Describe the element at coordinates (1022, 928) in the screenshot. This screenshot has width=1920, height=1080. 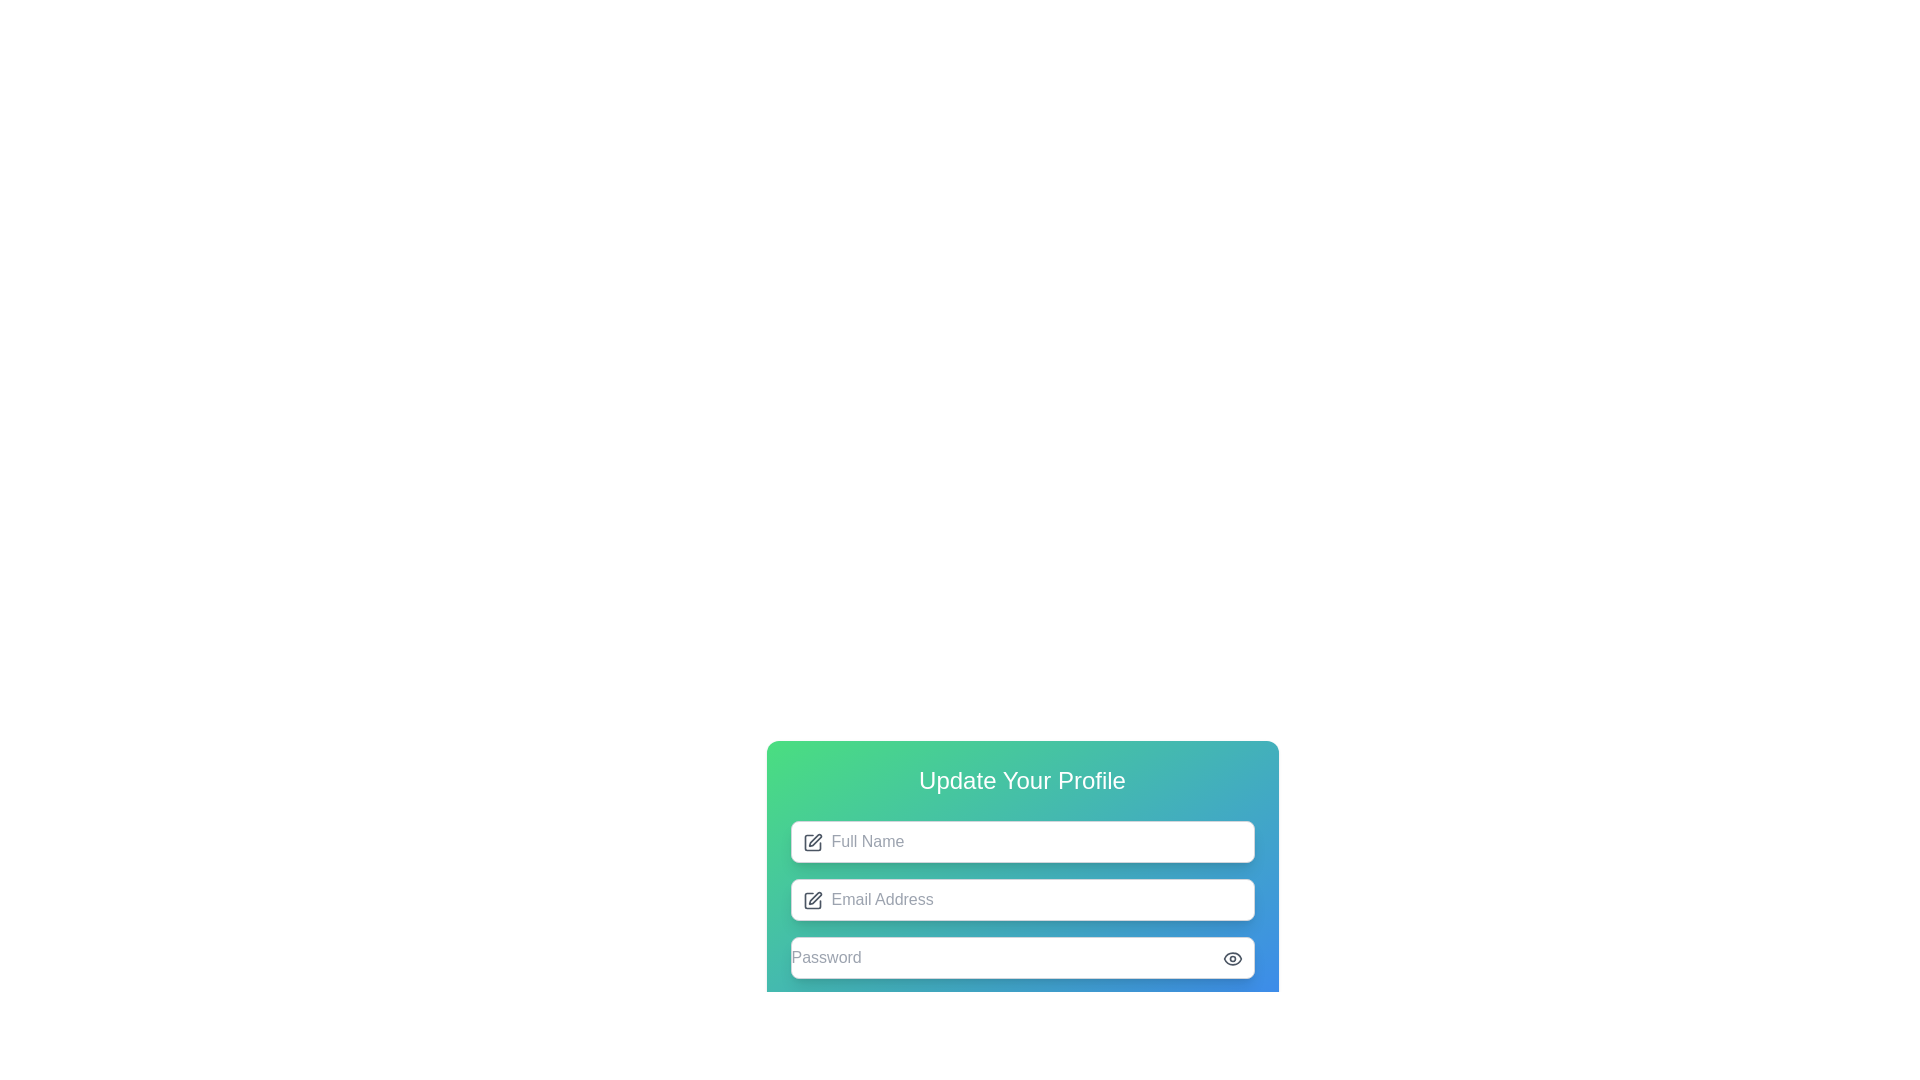
I see `the email input field, which is the second of three vertically aligned fields` at that location.